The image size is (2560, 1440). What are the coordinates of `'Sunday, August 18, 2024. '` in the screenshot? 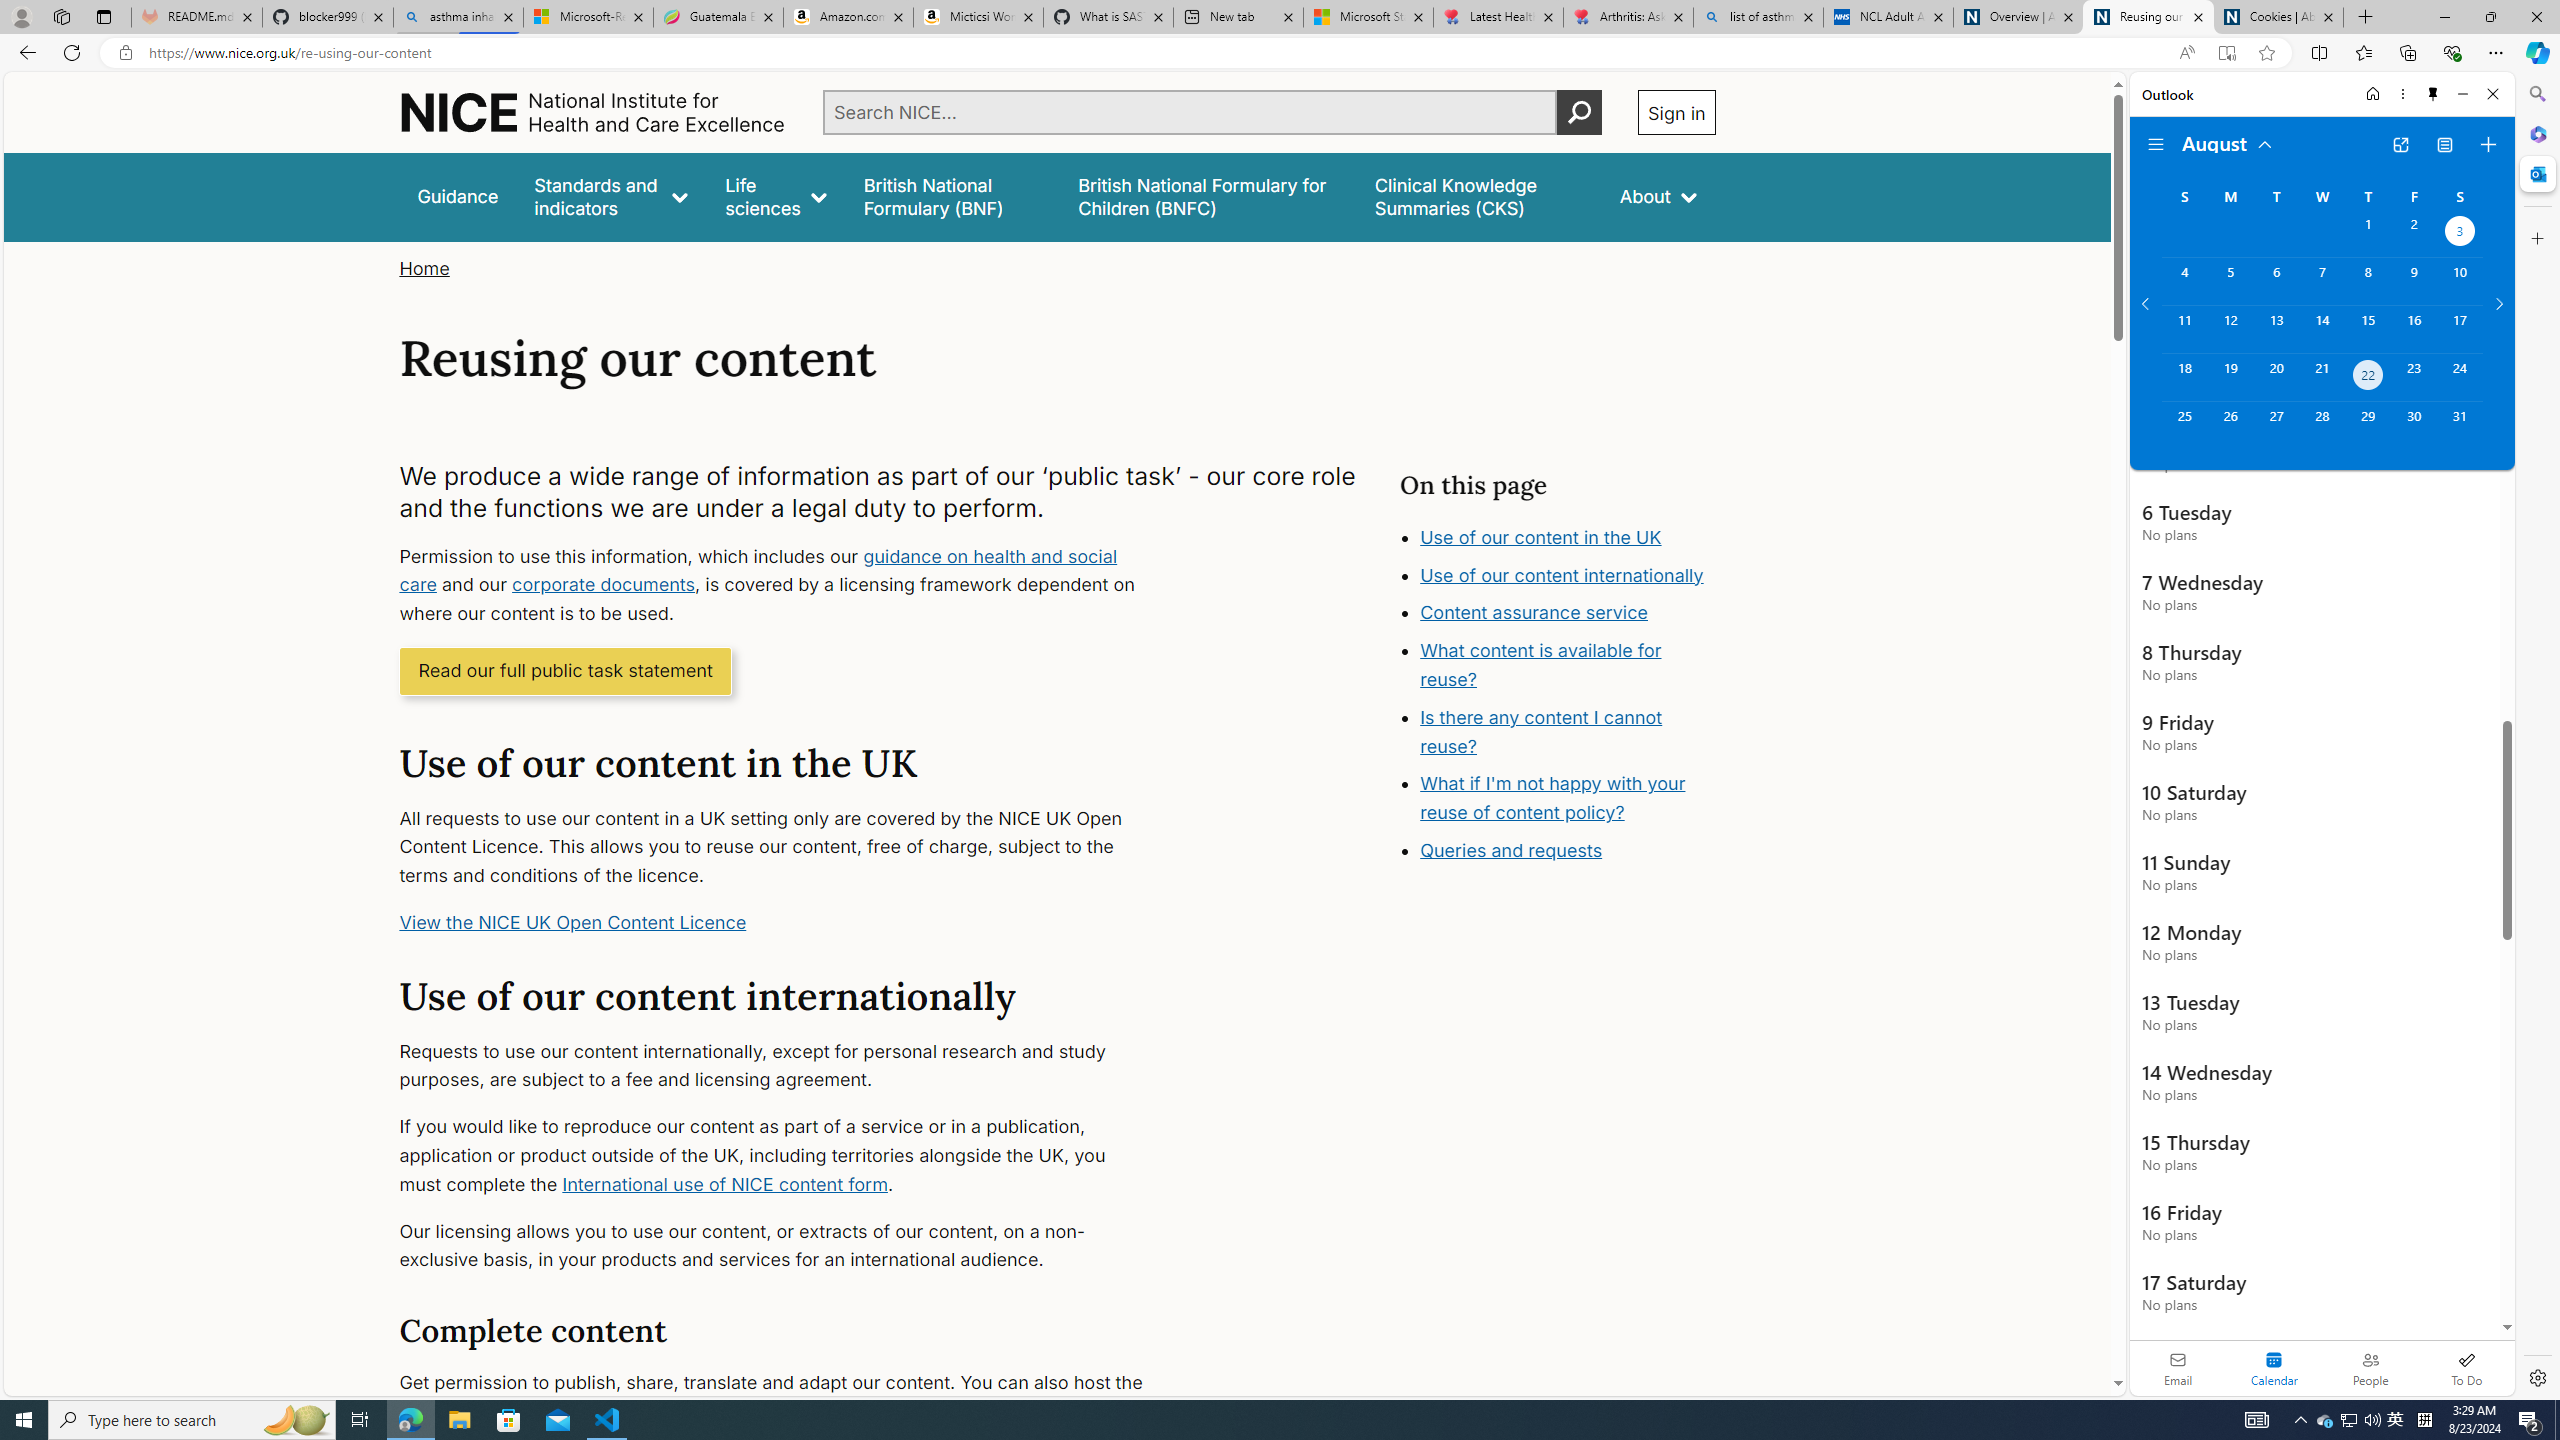 It's located at (2184, 376).